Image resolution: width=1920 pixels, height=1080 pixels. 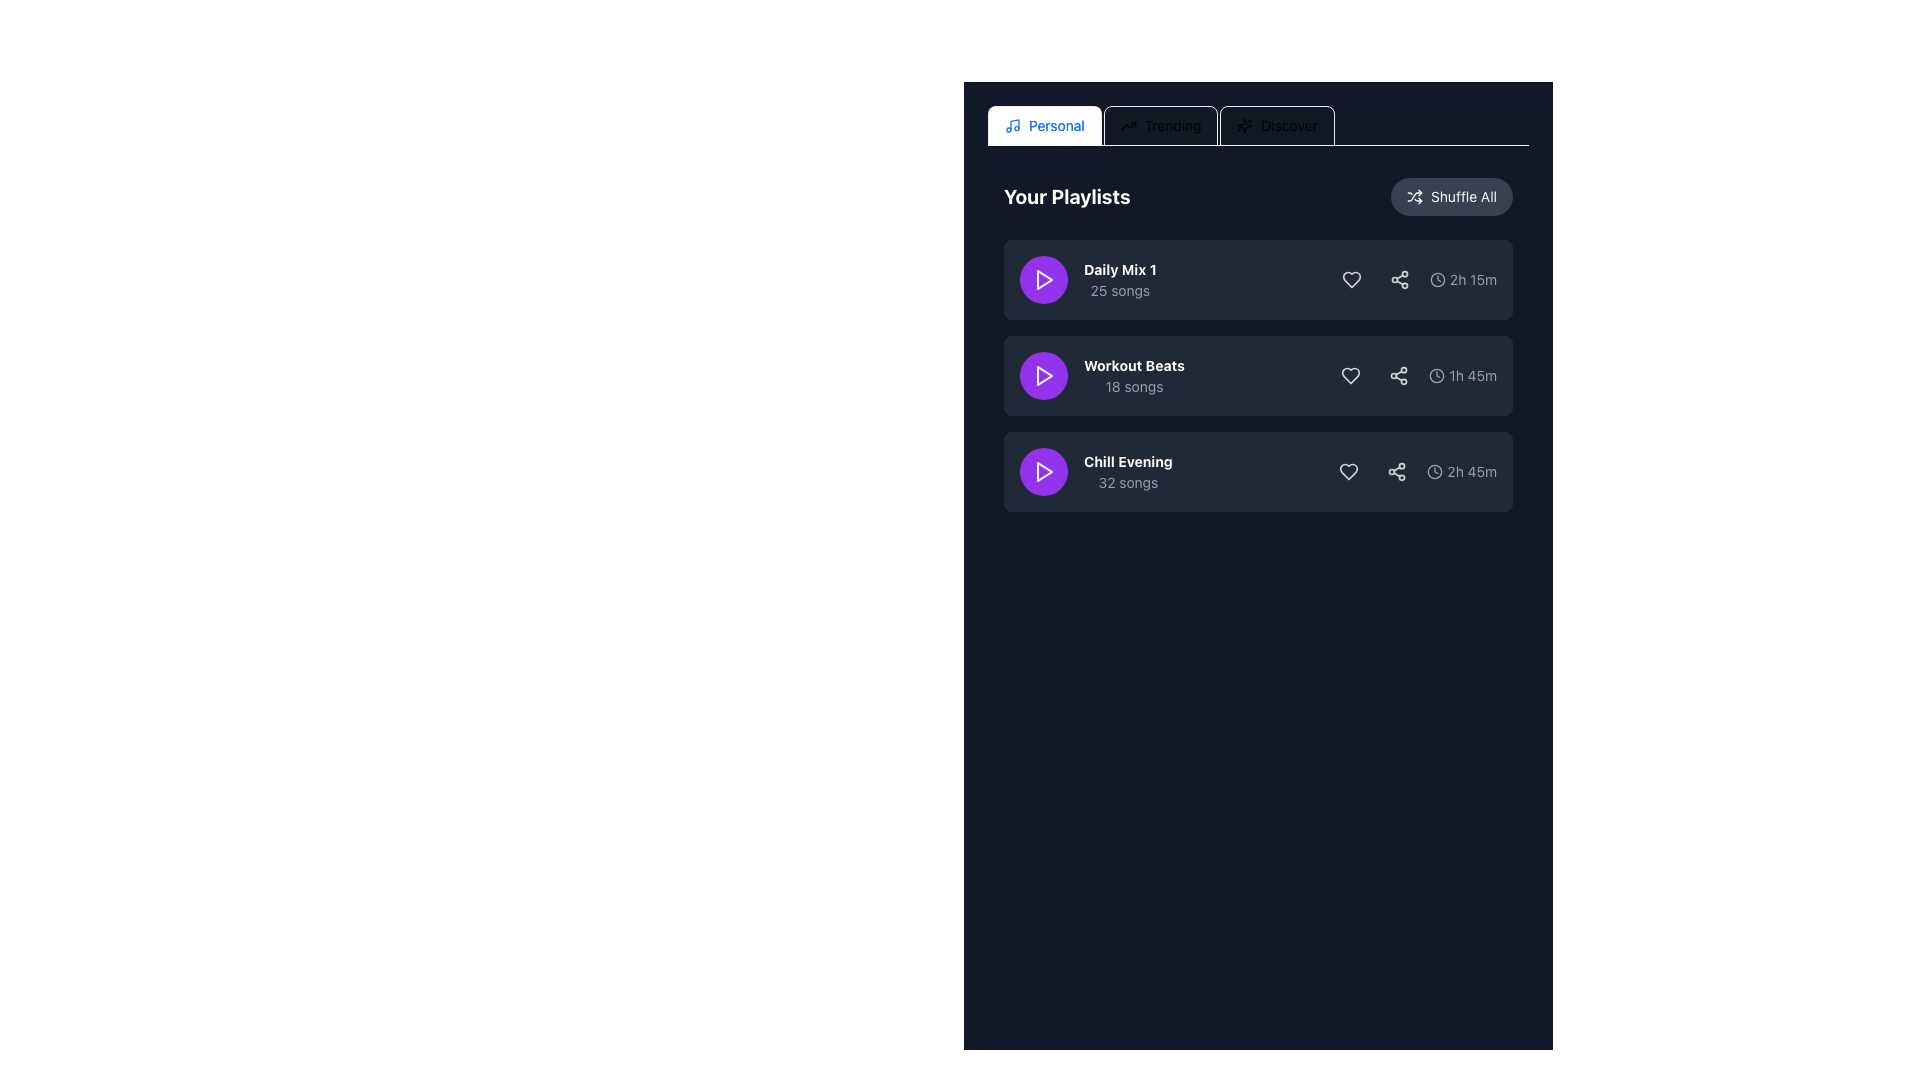 What do you see at coordinates (1134, 386) in the screenshot?
I see `the text label displaying the number of songs in the 'Workout Beats' playlist, located below the title in the second row of playlist cards in the 'Your Playlists' section` at bounding box center [1134, 386].